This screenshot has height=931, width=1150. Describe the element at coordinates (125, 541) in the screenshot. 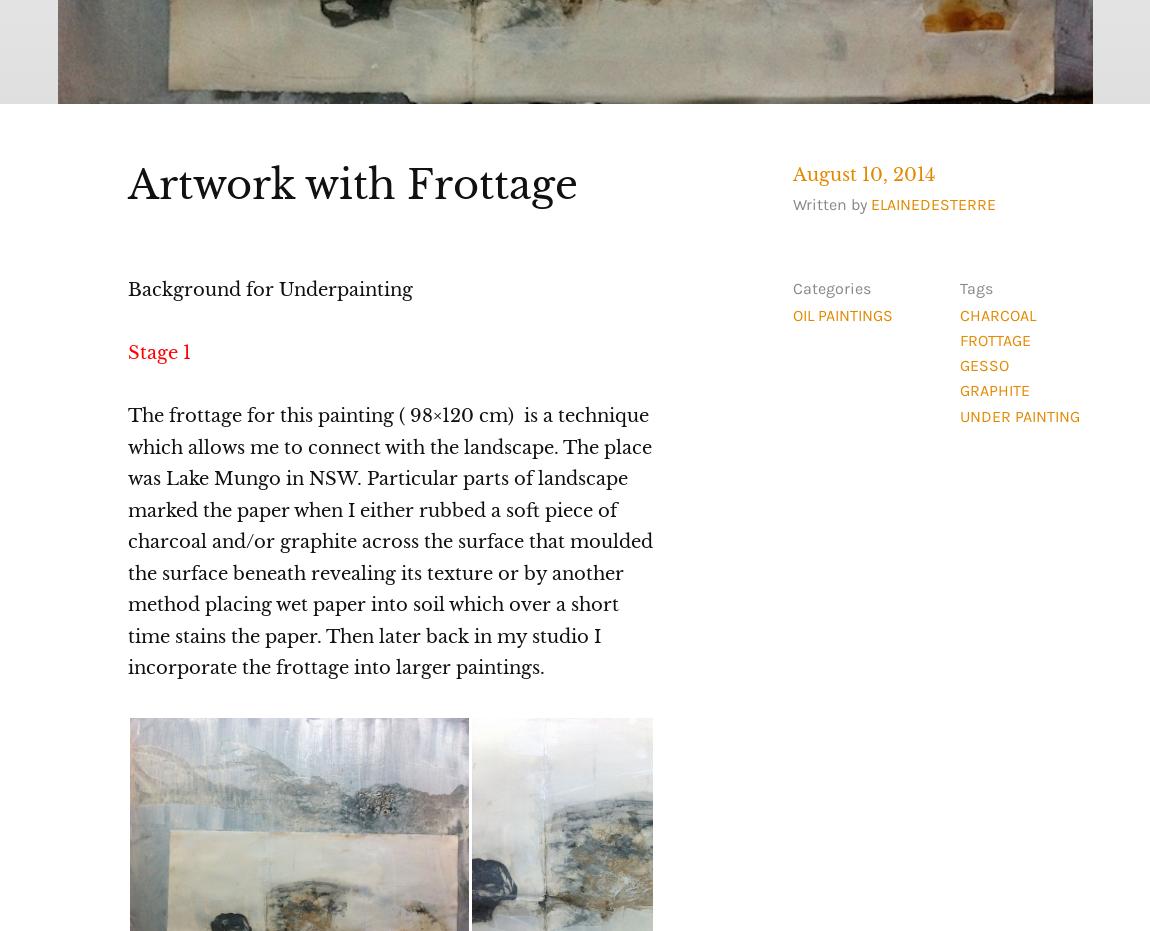

I see `'The frottage for this painting ( 98×120 cm)  is a technique which allows me to connect with the landscape. The place was Lake Mungo in NSW. Particular parts of landscape marked the paper when I either rubbed a soft piece of charcoal and/or graphite across the surface that moulded the surface beneath revealing its texture or by another method placing wet paper into soil which over a short time stains the paper. Then later back in my studio I incorporate the frottage into larger paintings.'` at that location.